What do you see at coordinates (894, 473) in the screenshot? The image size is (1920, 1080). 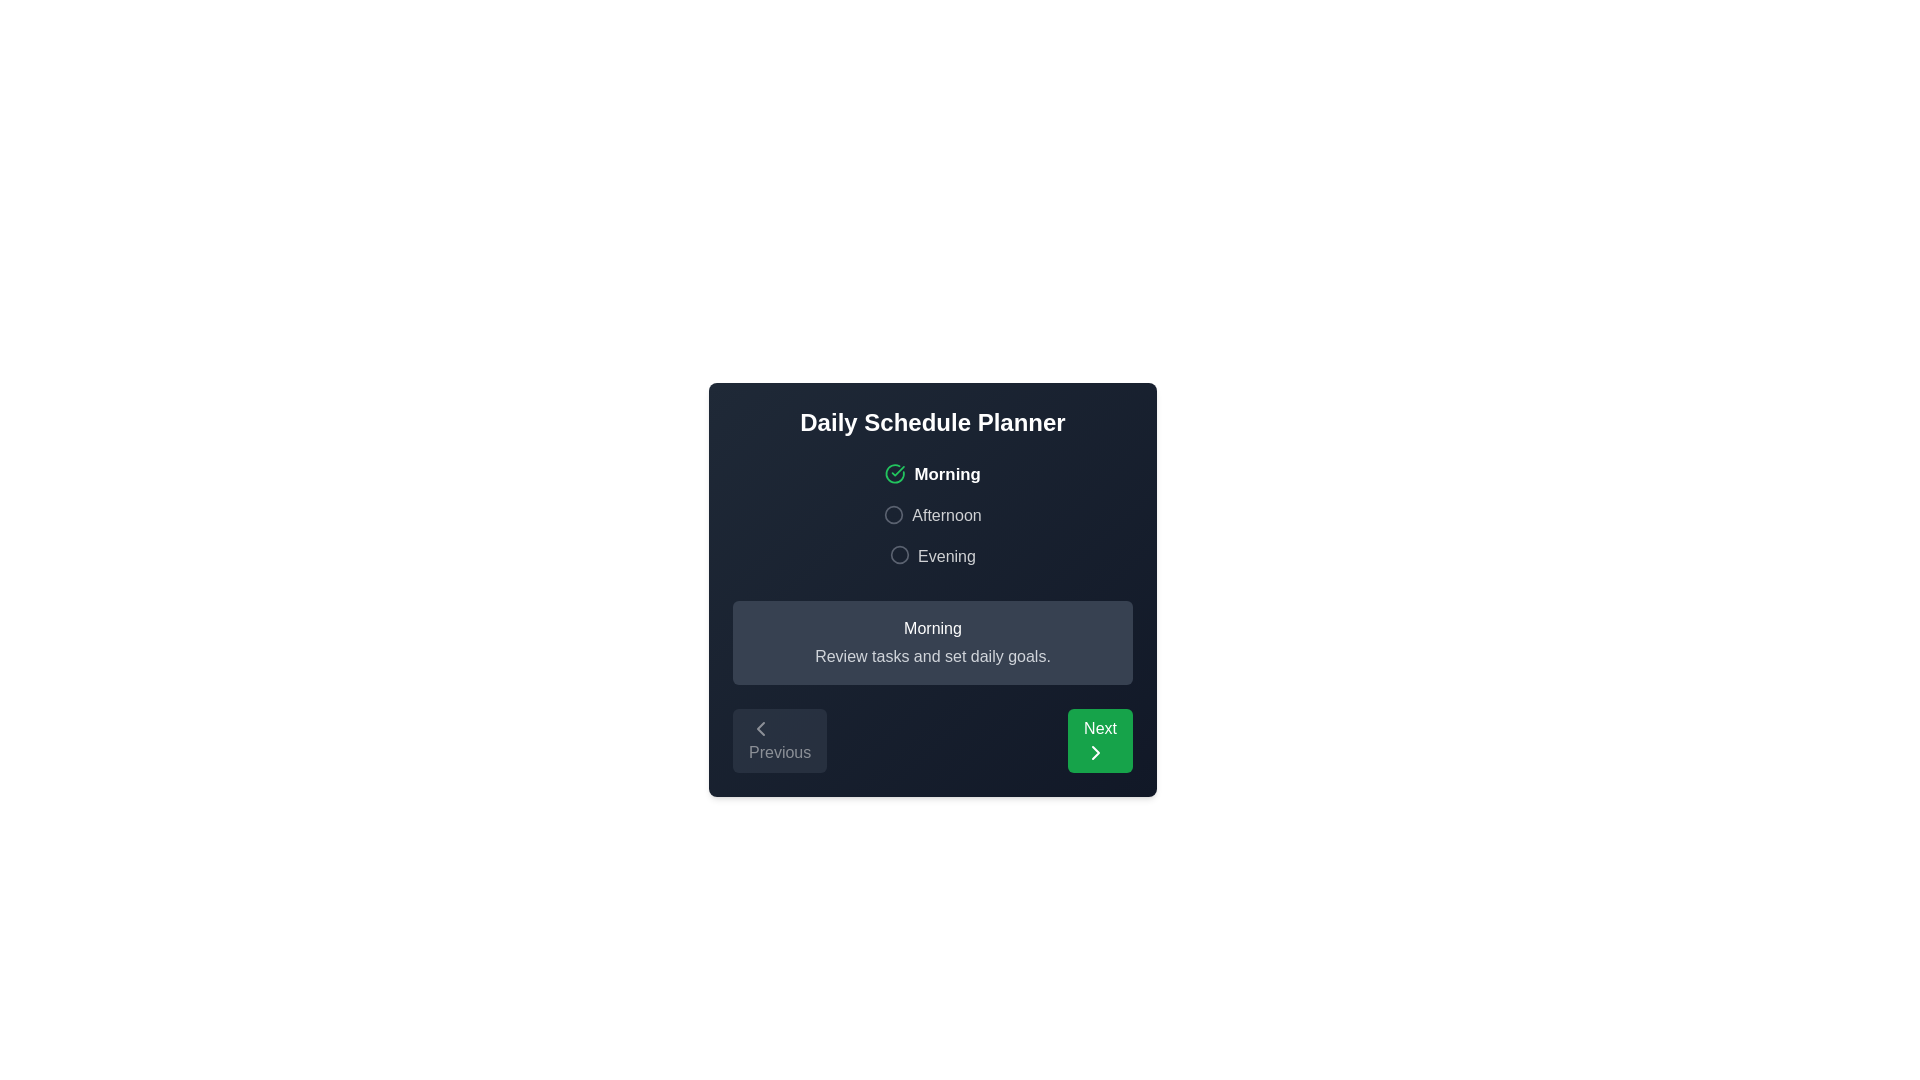 I see `the state of the circular green checkmark icon adjacent to the 'Morning' label in the 'Daily Schedule Planner' interface` at bounding box center [894, 473].